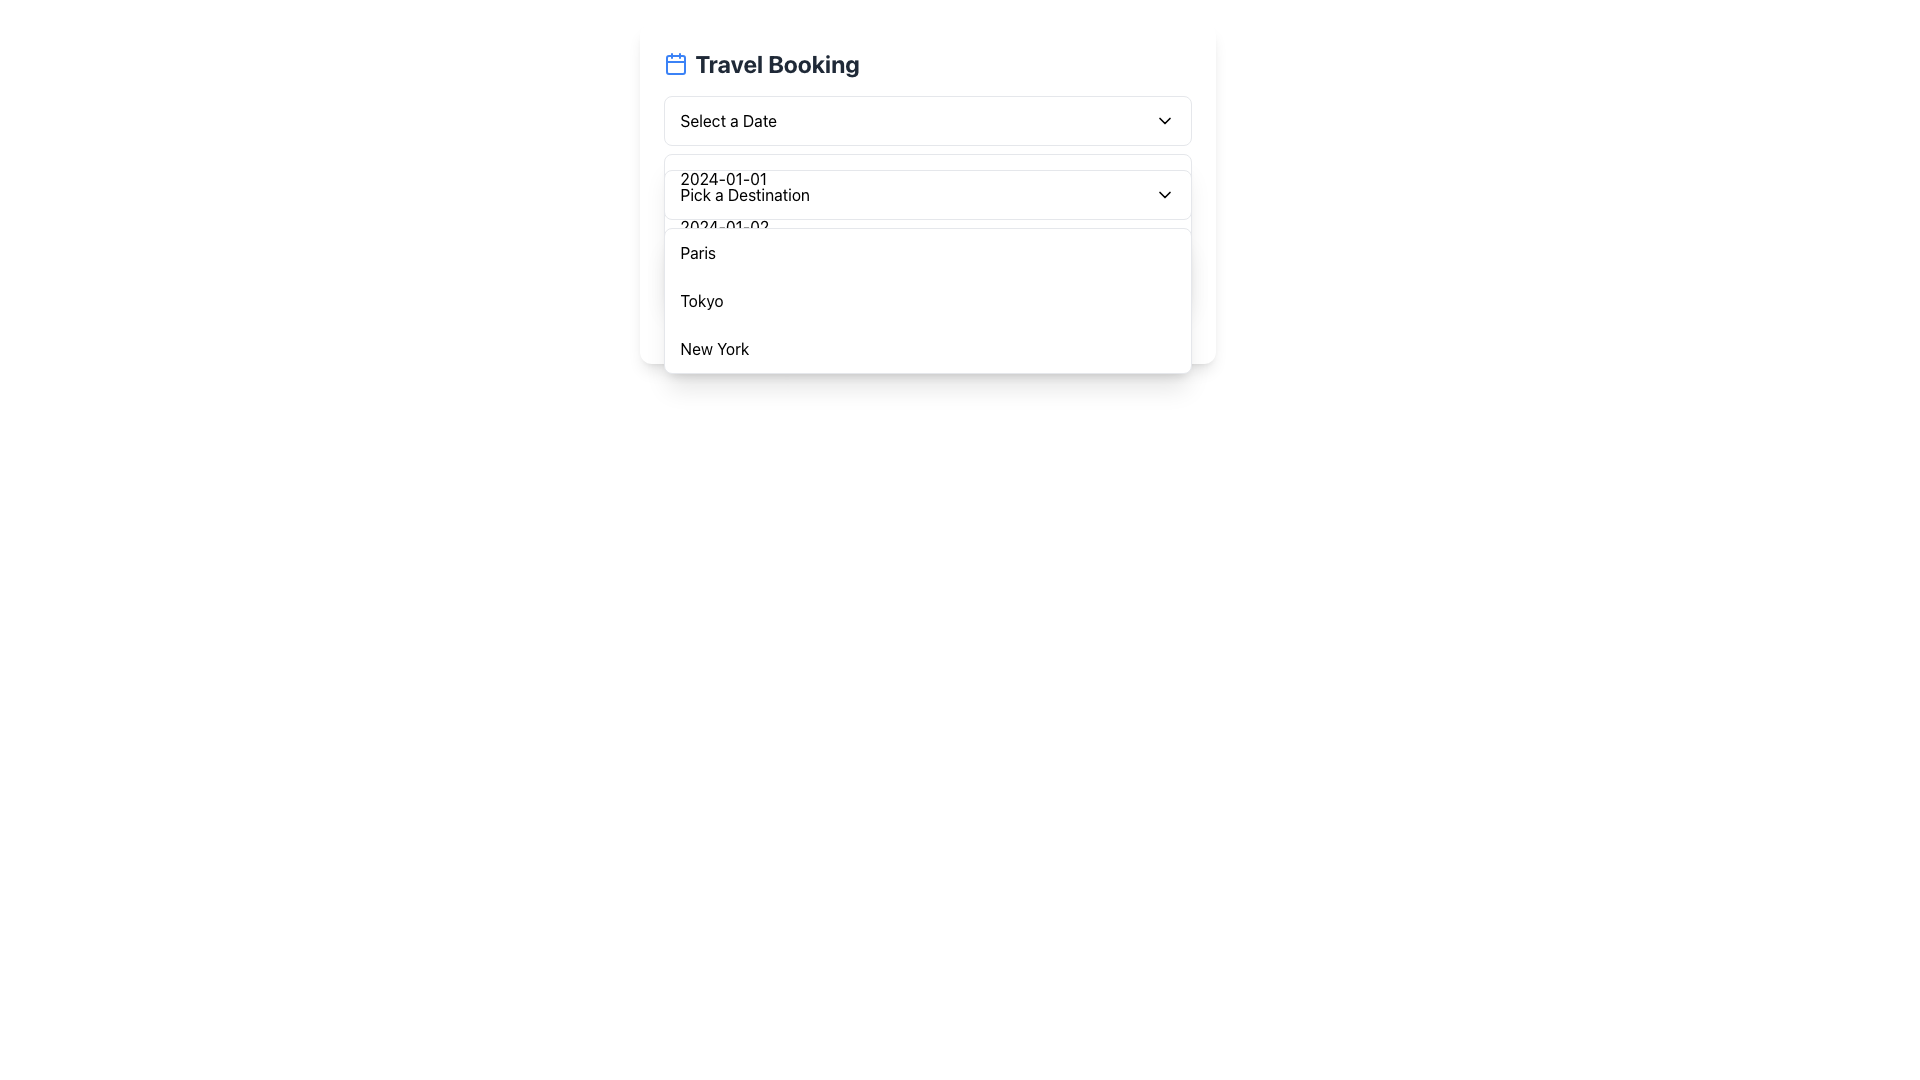 The image size is (1920, 1080). I want to click on the icon indicating that 'Paris' has been selected in the dropdown menu of the travel booking interface, so click(675, 254).